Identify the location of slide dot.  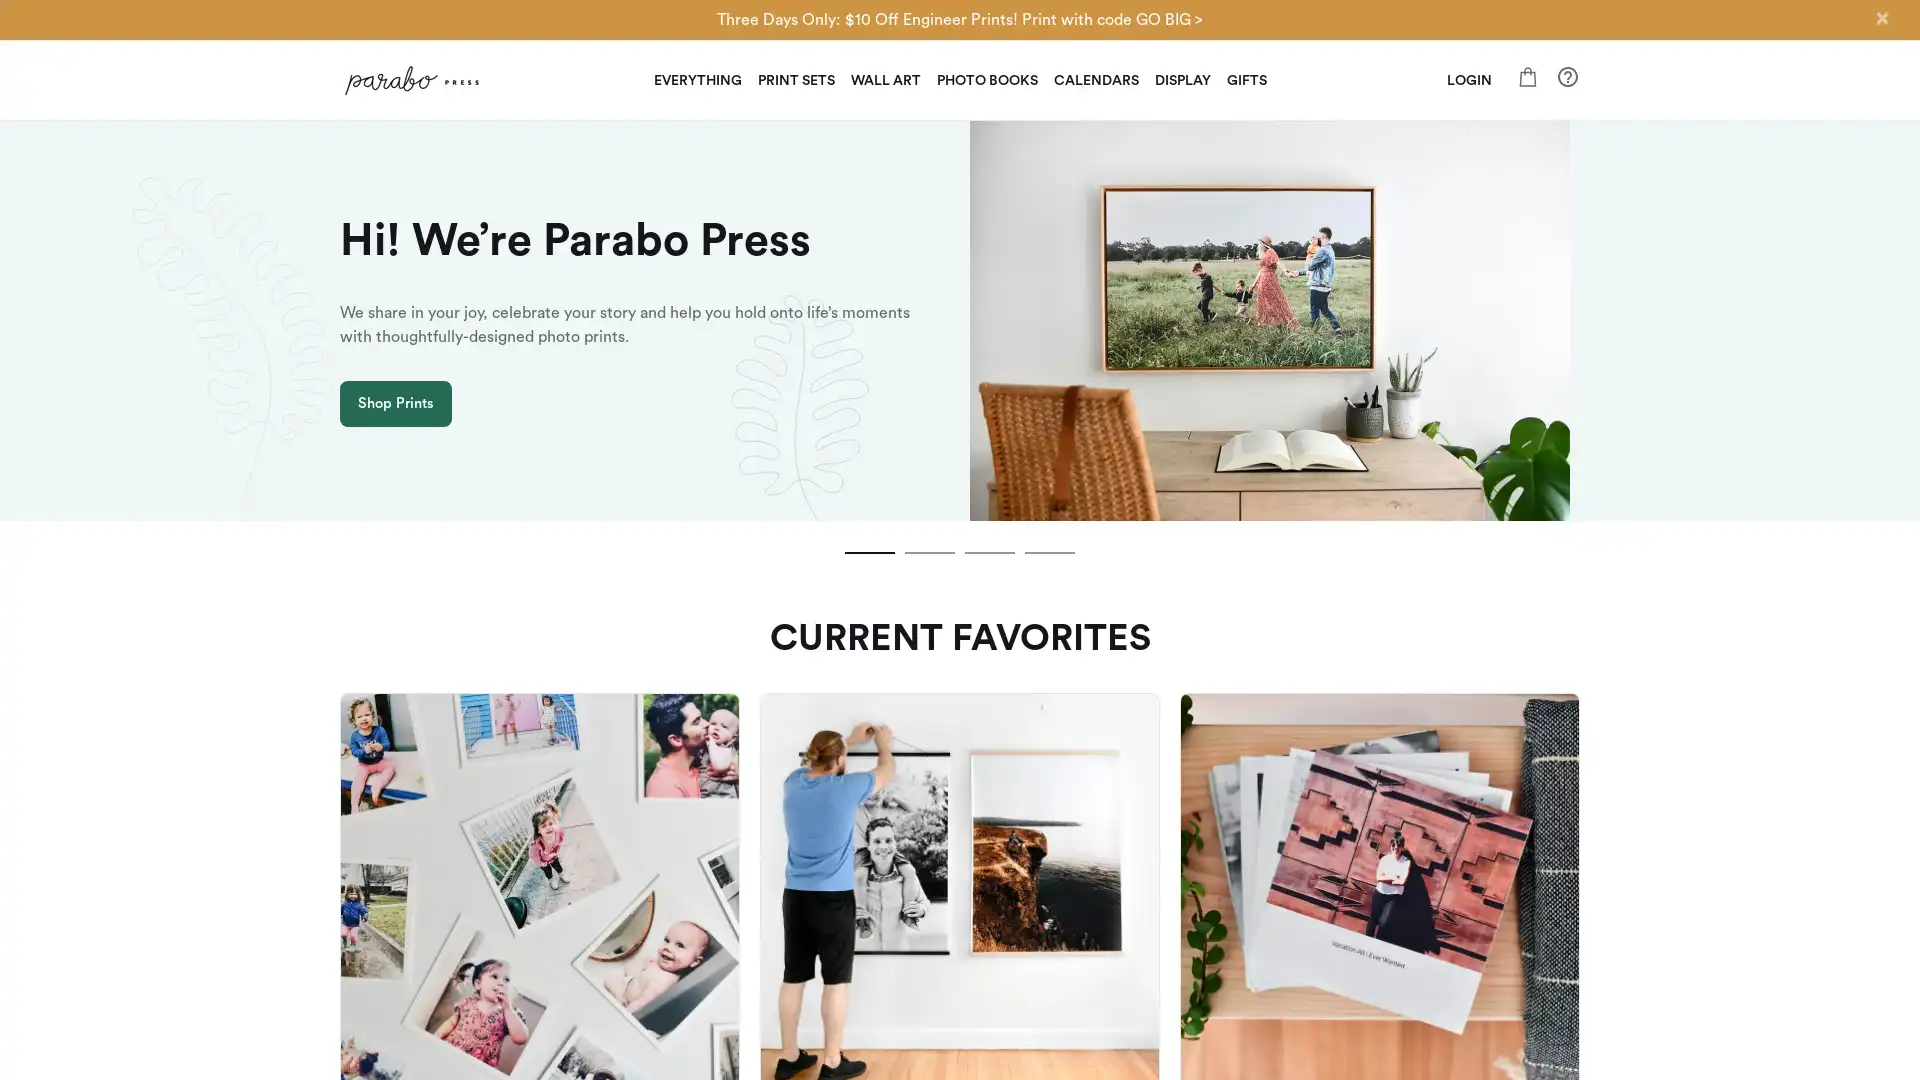
(869, 552).